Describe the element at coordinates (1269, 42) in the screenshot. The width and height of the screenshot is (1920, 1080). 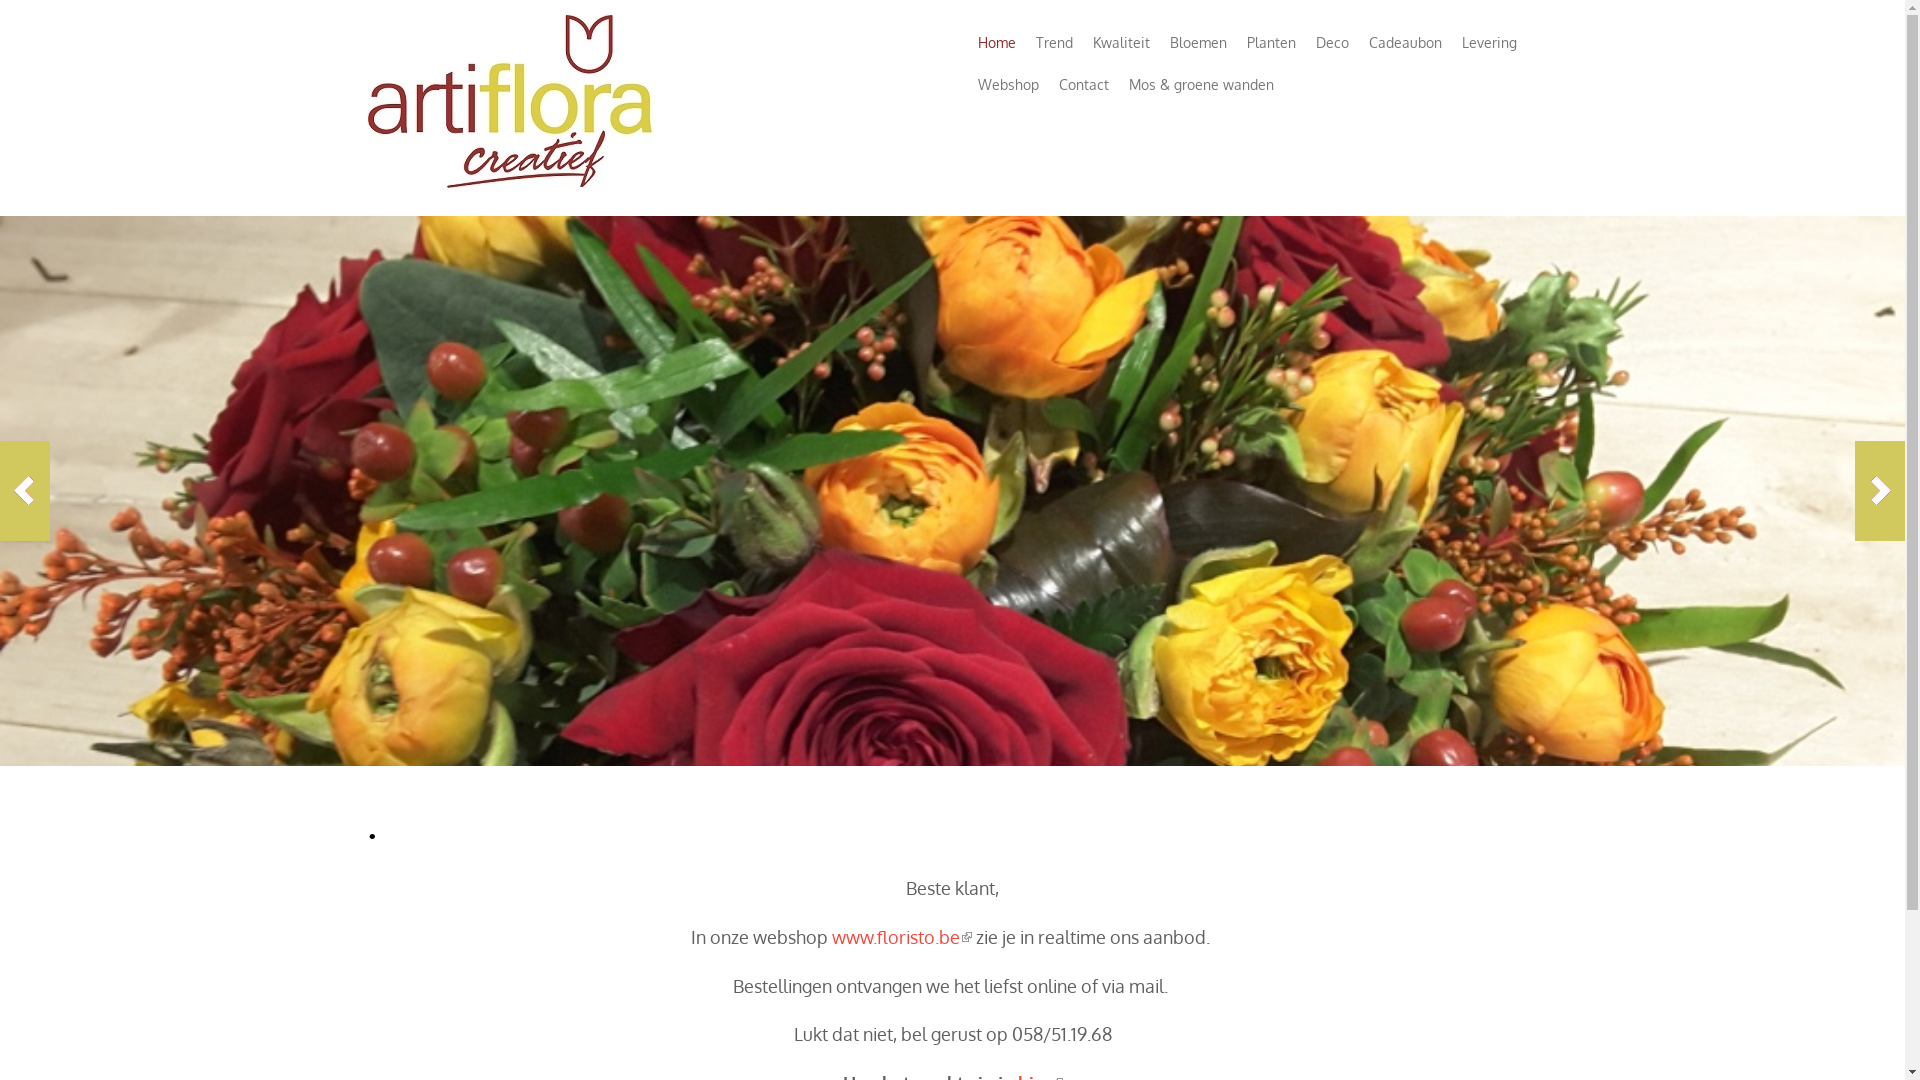
I see `'Planten'` at that location.